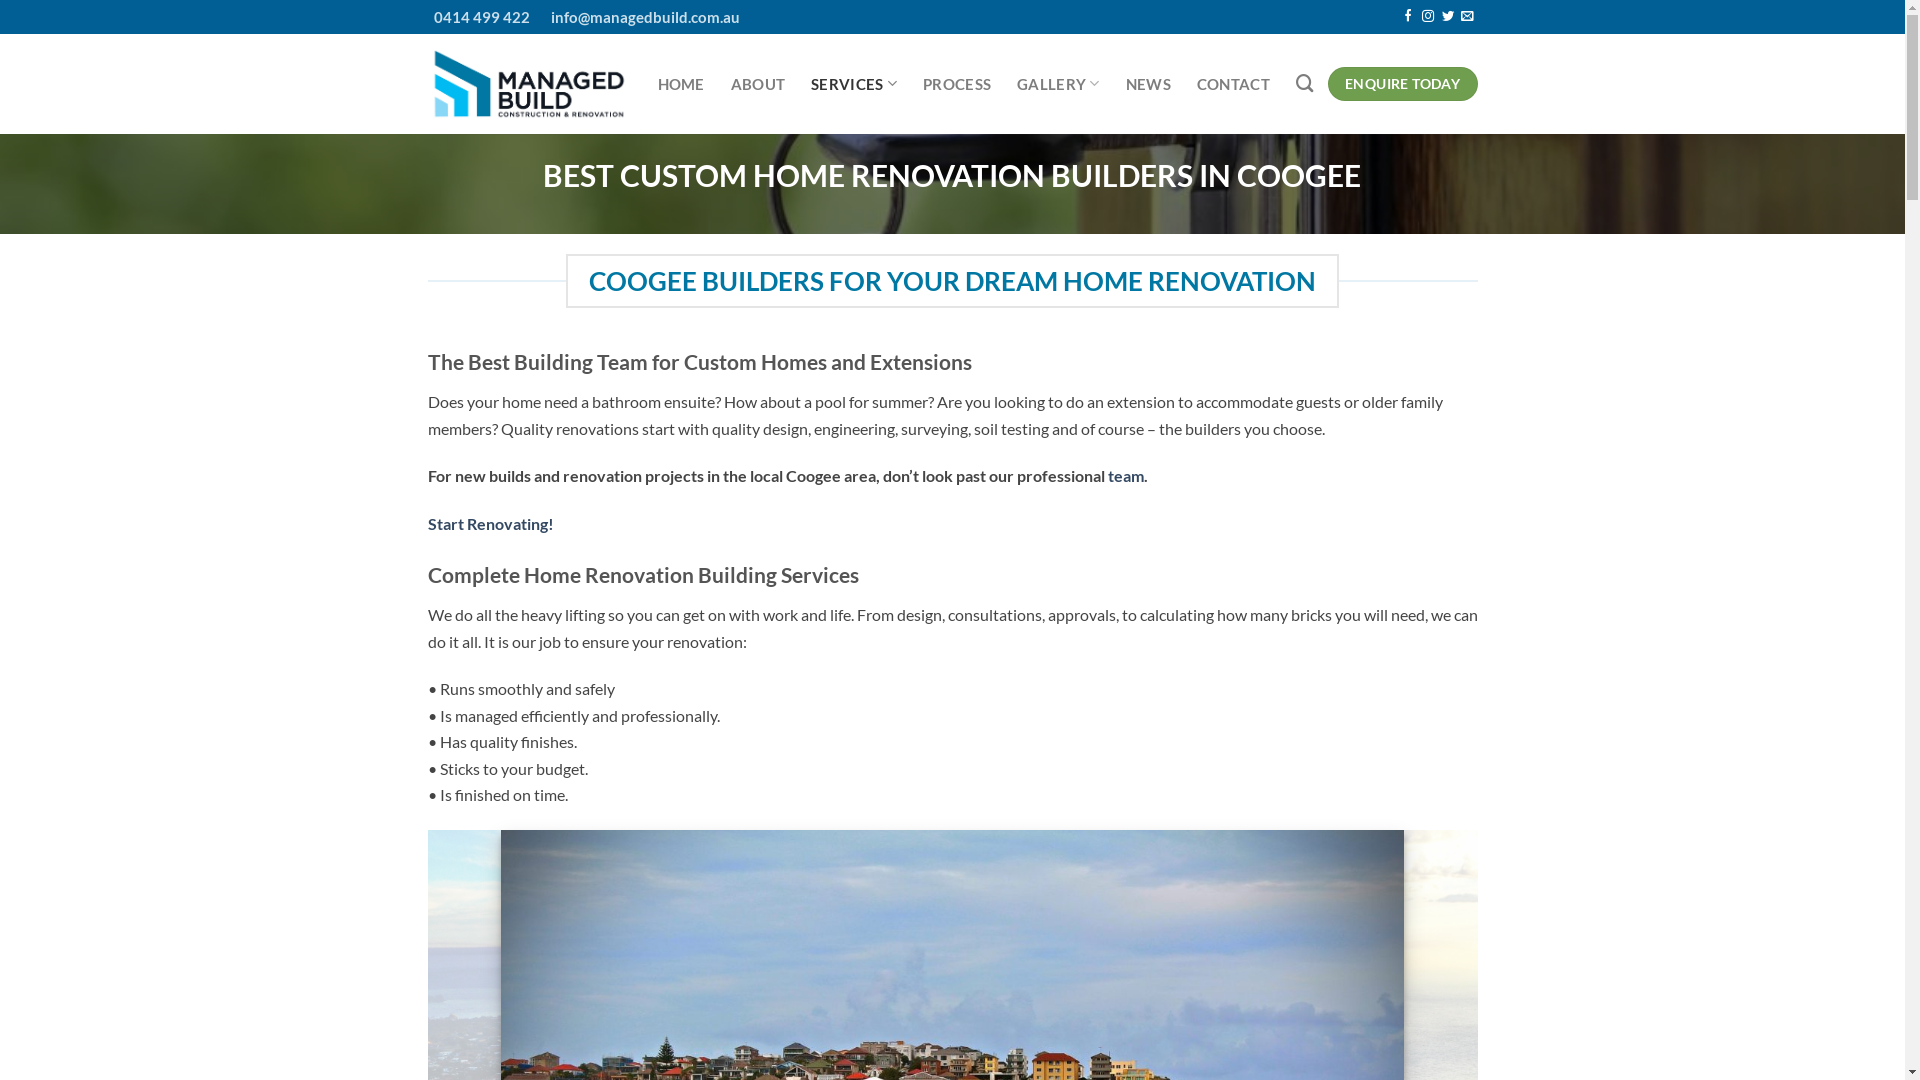 This screenshot has height=1080, width=1920. I want to click on 'HOME', so click(681, 83).